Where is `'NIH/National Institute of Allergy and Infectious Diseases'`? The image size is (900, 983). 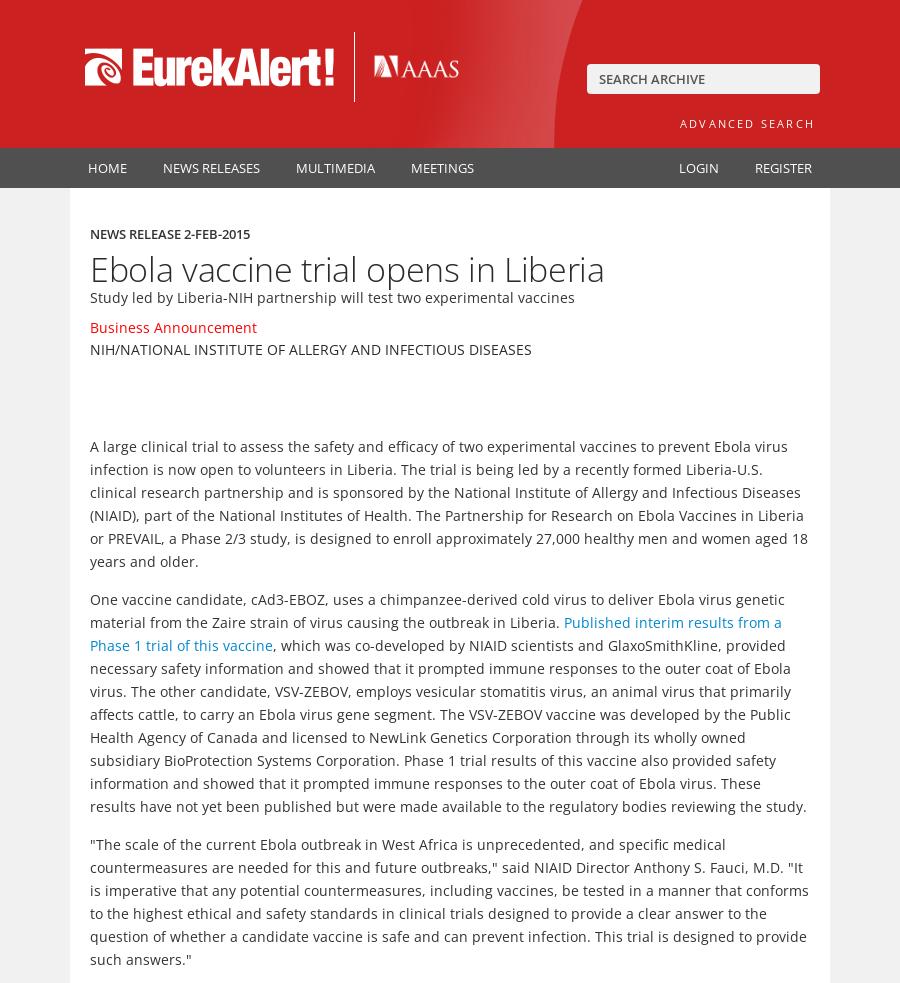
'NIH/National Institute of Allergy and Infectious Diseases' is located at coordinates (89, 348).